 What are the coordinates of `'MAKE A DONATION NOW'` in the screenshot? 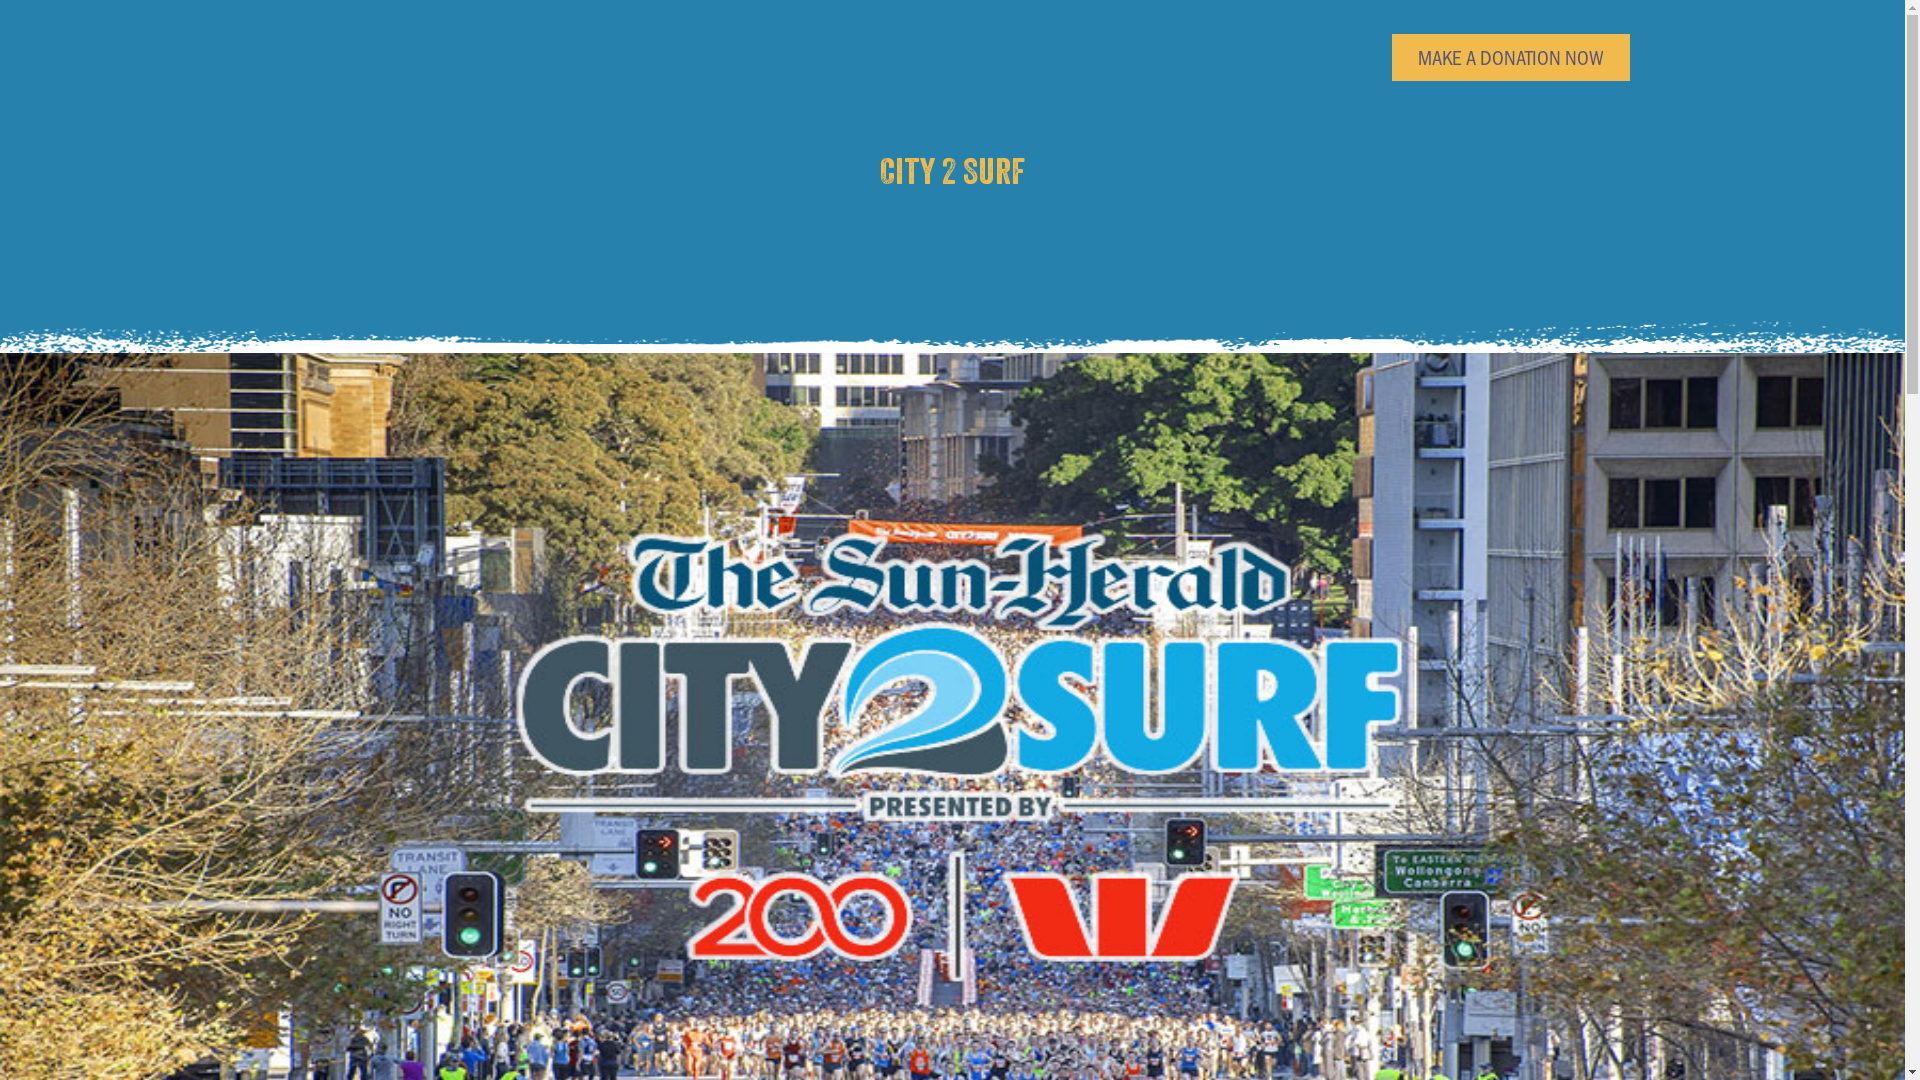 It's located at (1511, 56).